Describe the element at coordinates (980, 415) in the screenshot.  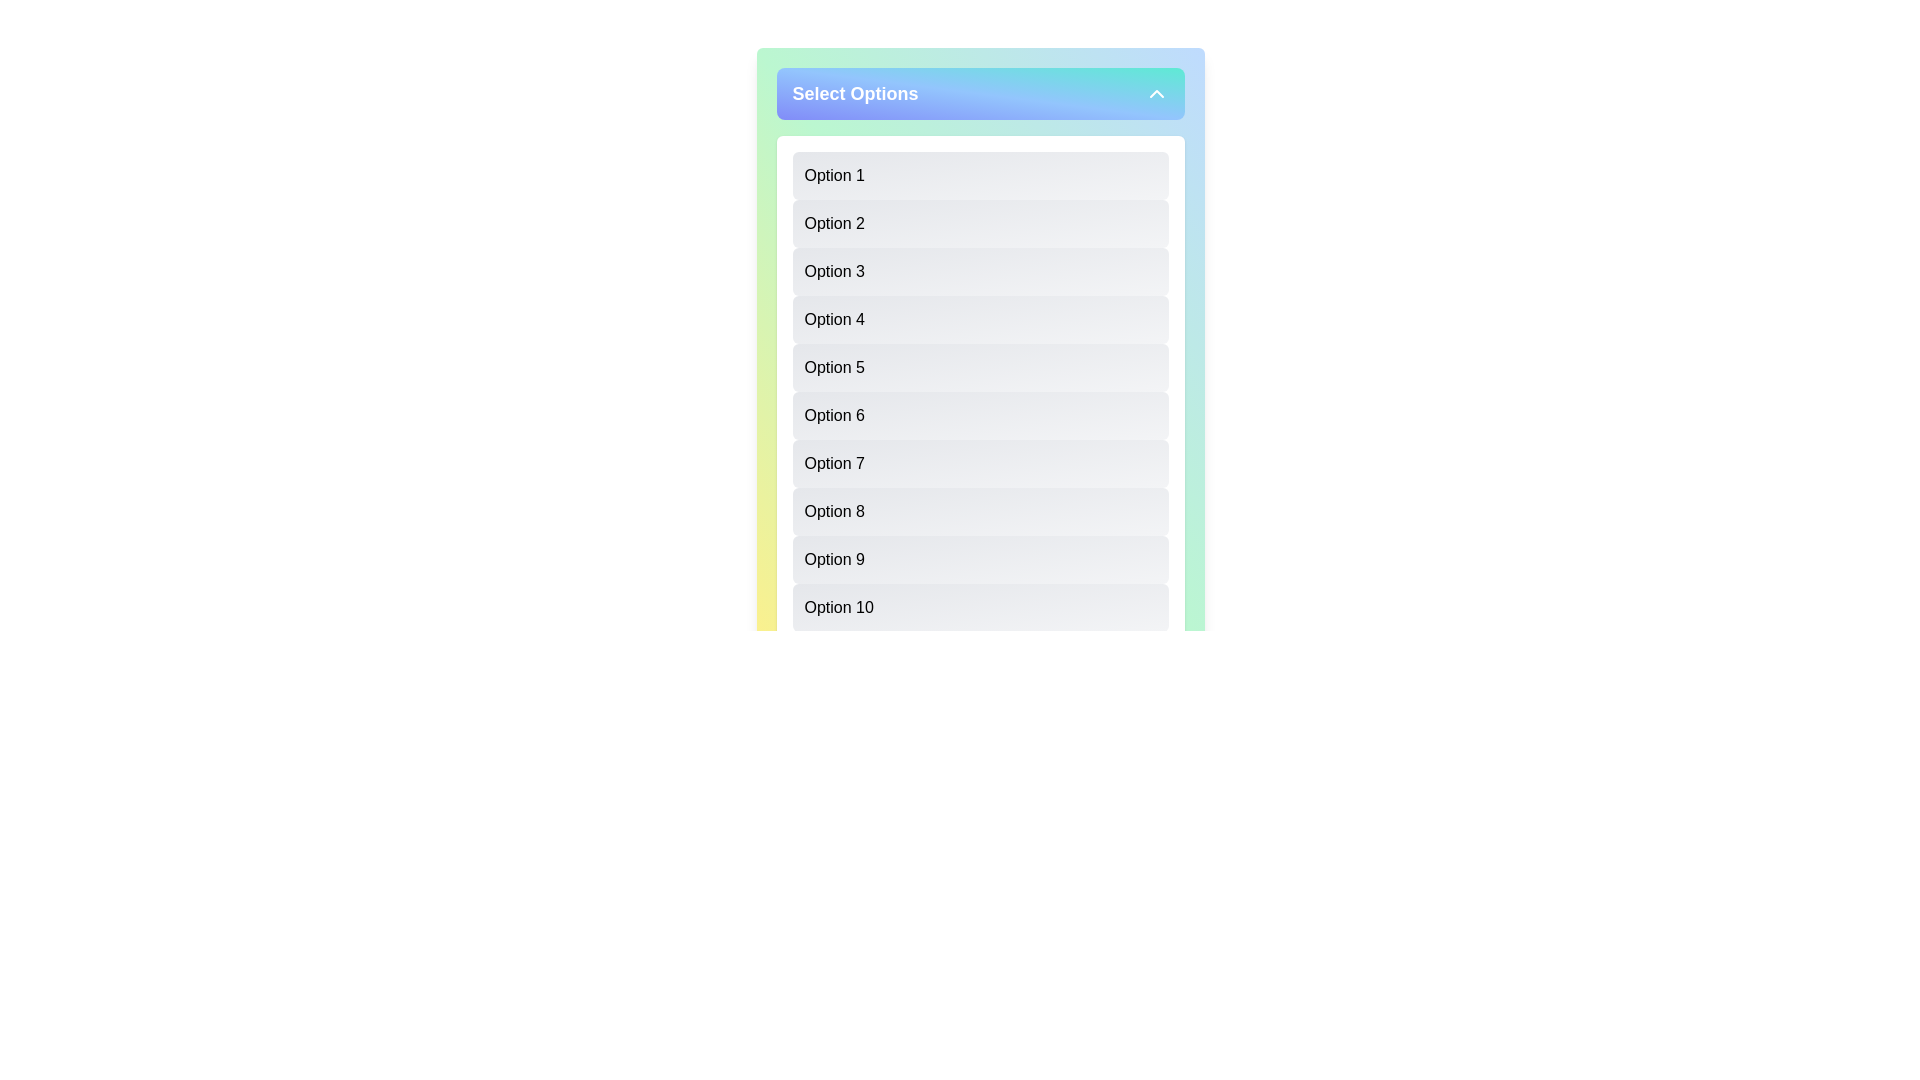
I see `the selectable list item labeled 'Option 6', which is a button-like option in a vertical list under 'Select Options'` at that location.